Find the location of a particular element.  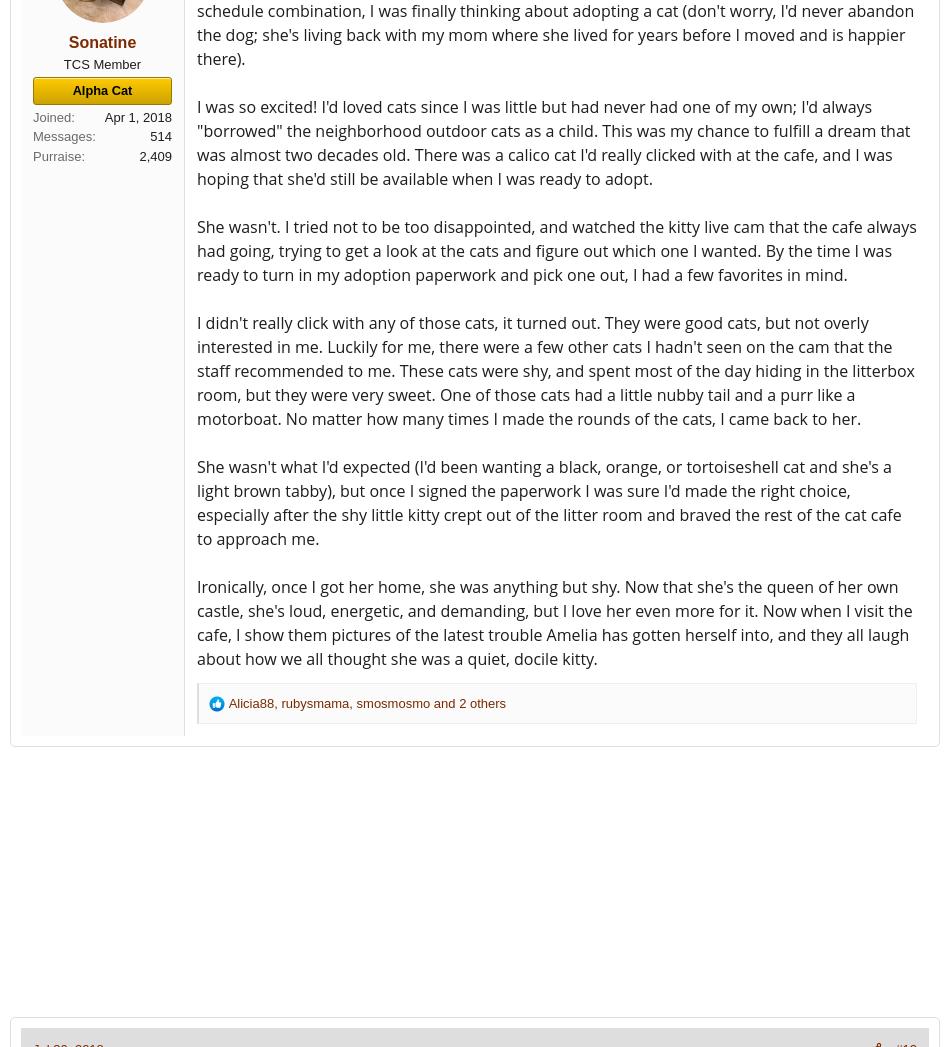

'Alicia88' is located at coordinates (249, 701).